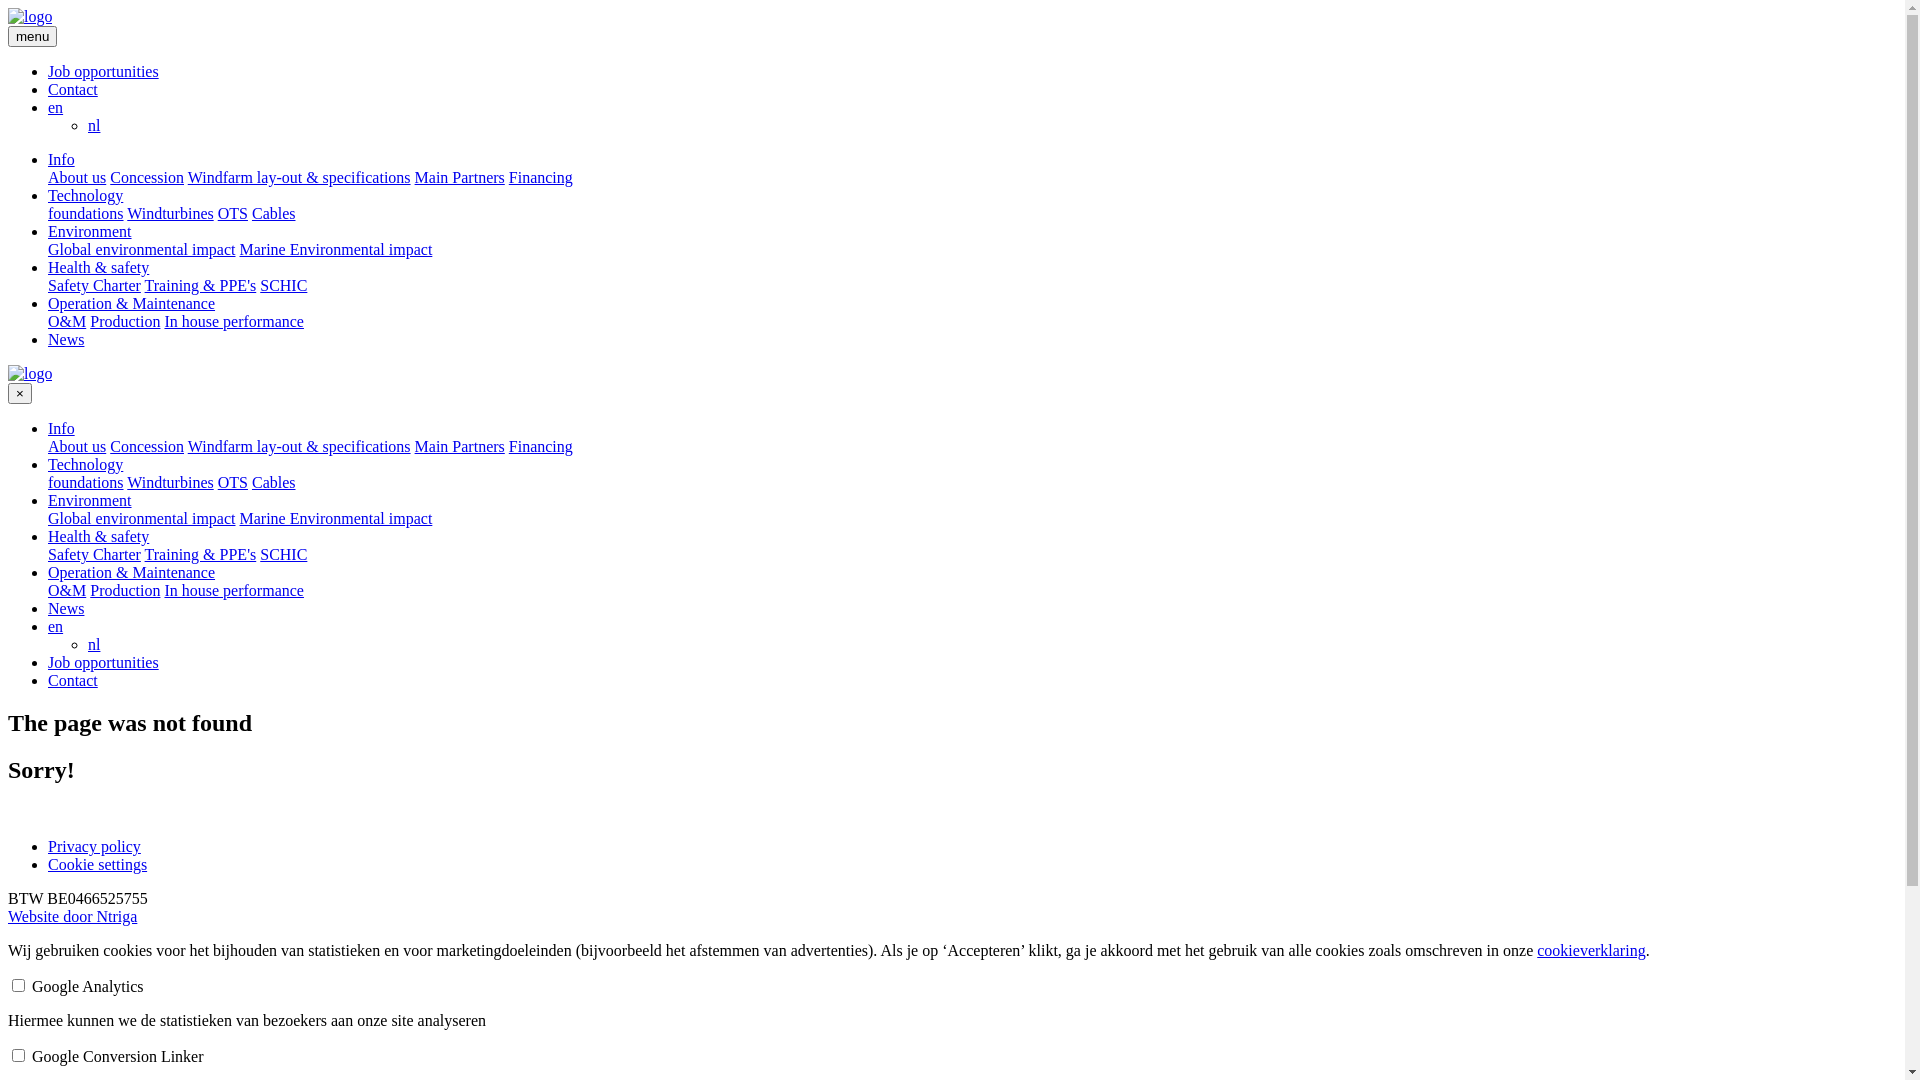 The image size is (1920, 1080). What do you see at coordinates (48, 213) in the screenshot?
I see `'foundations'` at bounding box center [48, 213].